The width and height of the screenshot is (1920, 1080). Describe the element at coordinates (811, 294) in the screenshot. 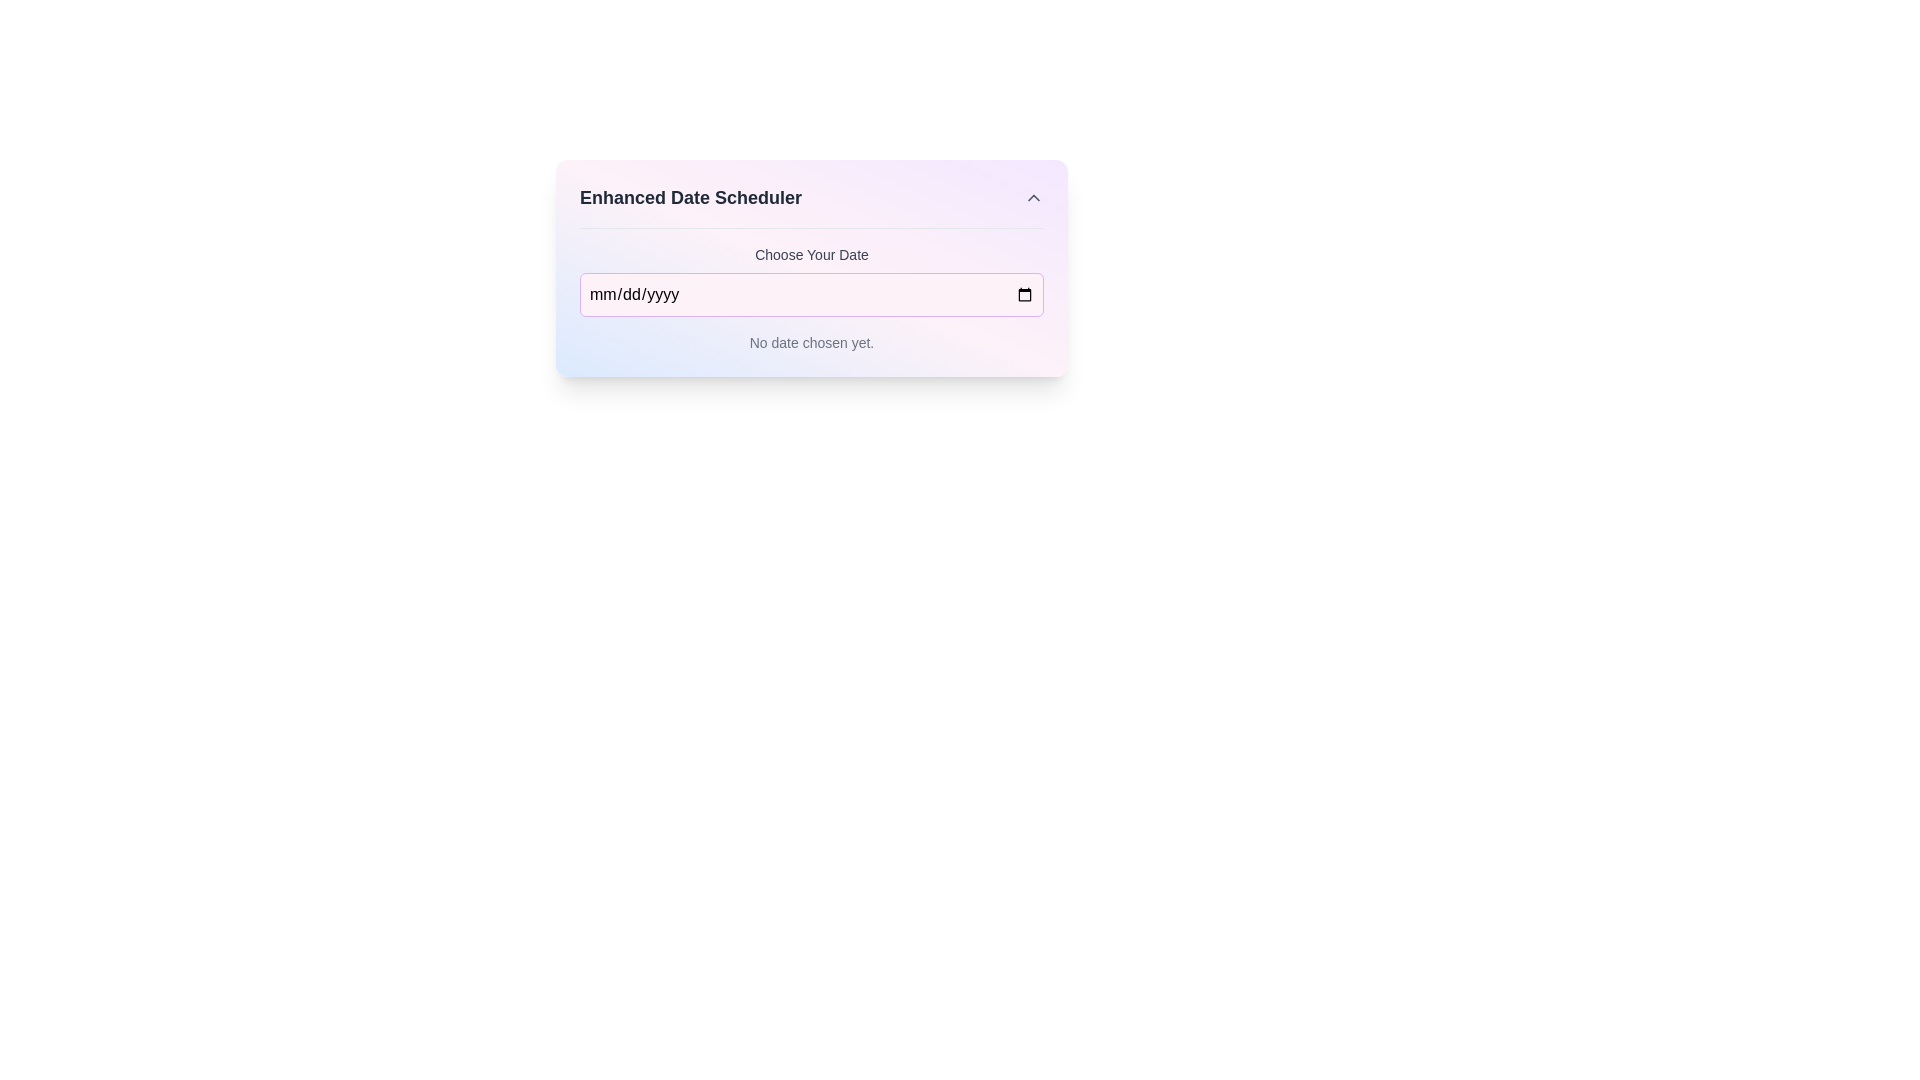

I see `the Date Input Field with a light pink background and purple border to focus the input` at that location.